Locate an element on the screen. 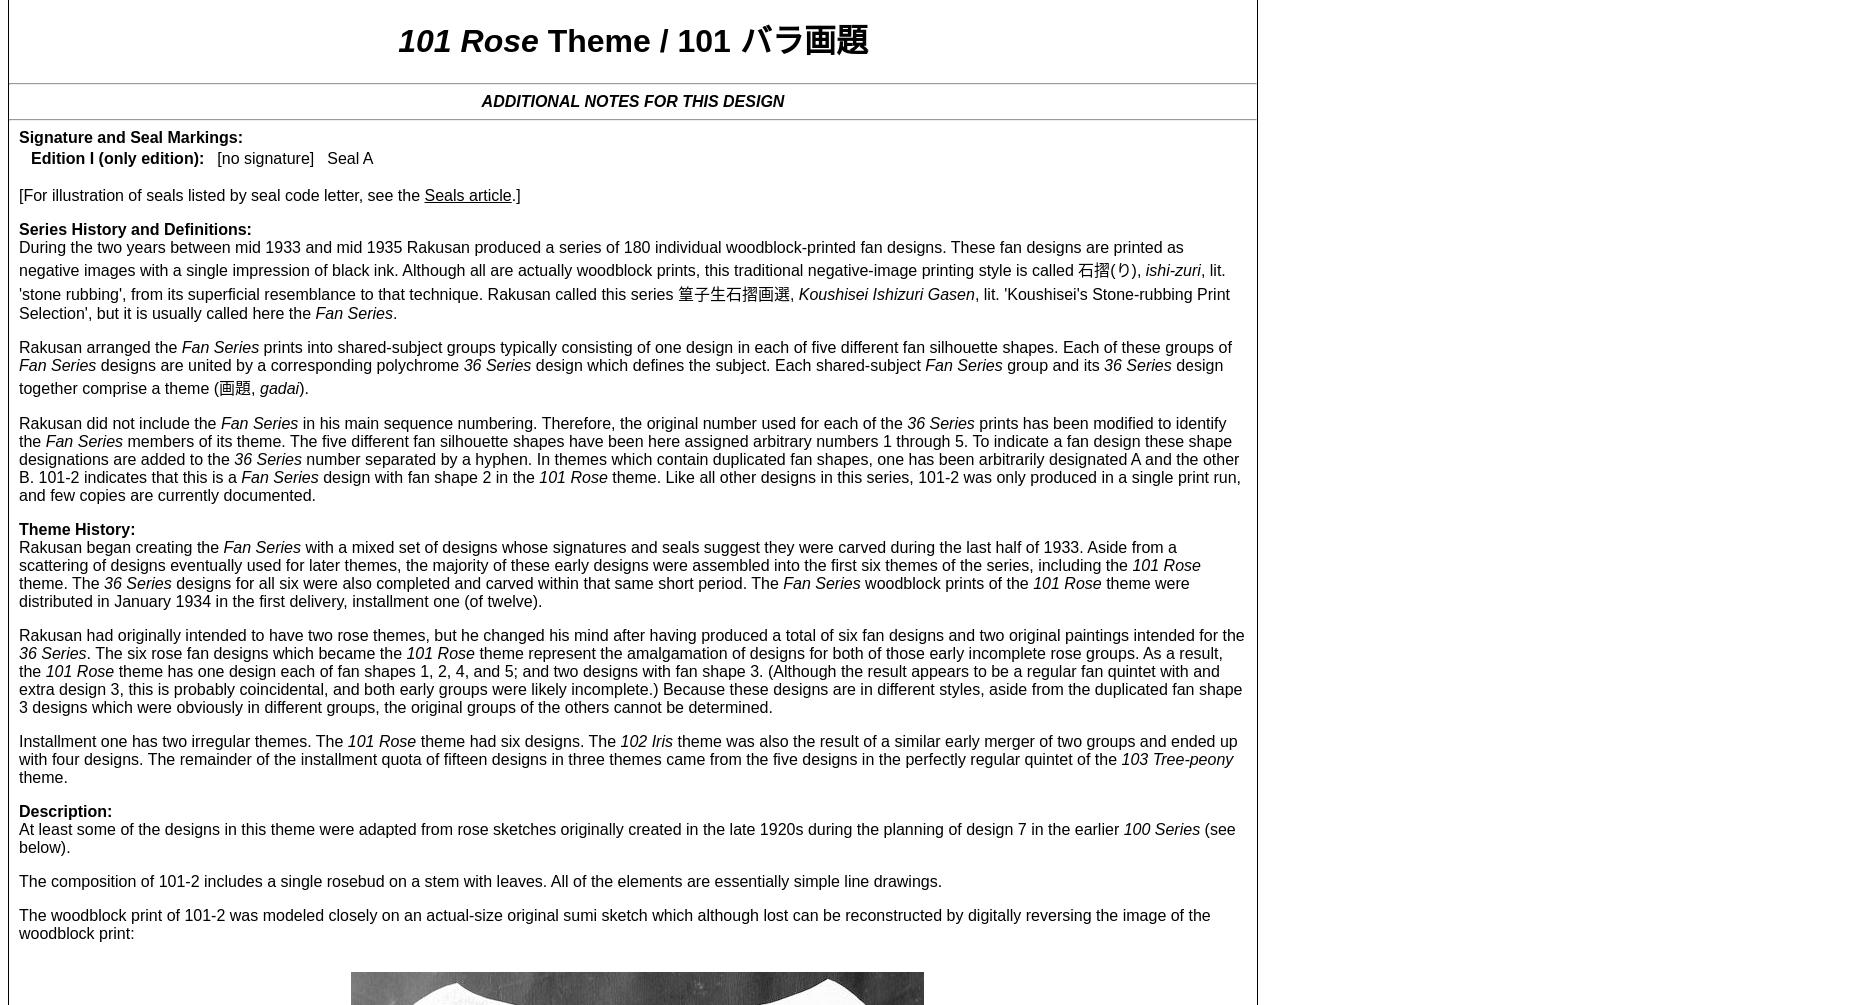 The width and height of the screenshot is (1850, 1005). 'with a mixed set of designs whose signatures and seals suggest they were carved during the last half of 1933. Aside from a scattering of designs eventually used for later themes, the majority of these early designs were assembled into the first six themes of the series, including the' is located at coordinates (597, 554).